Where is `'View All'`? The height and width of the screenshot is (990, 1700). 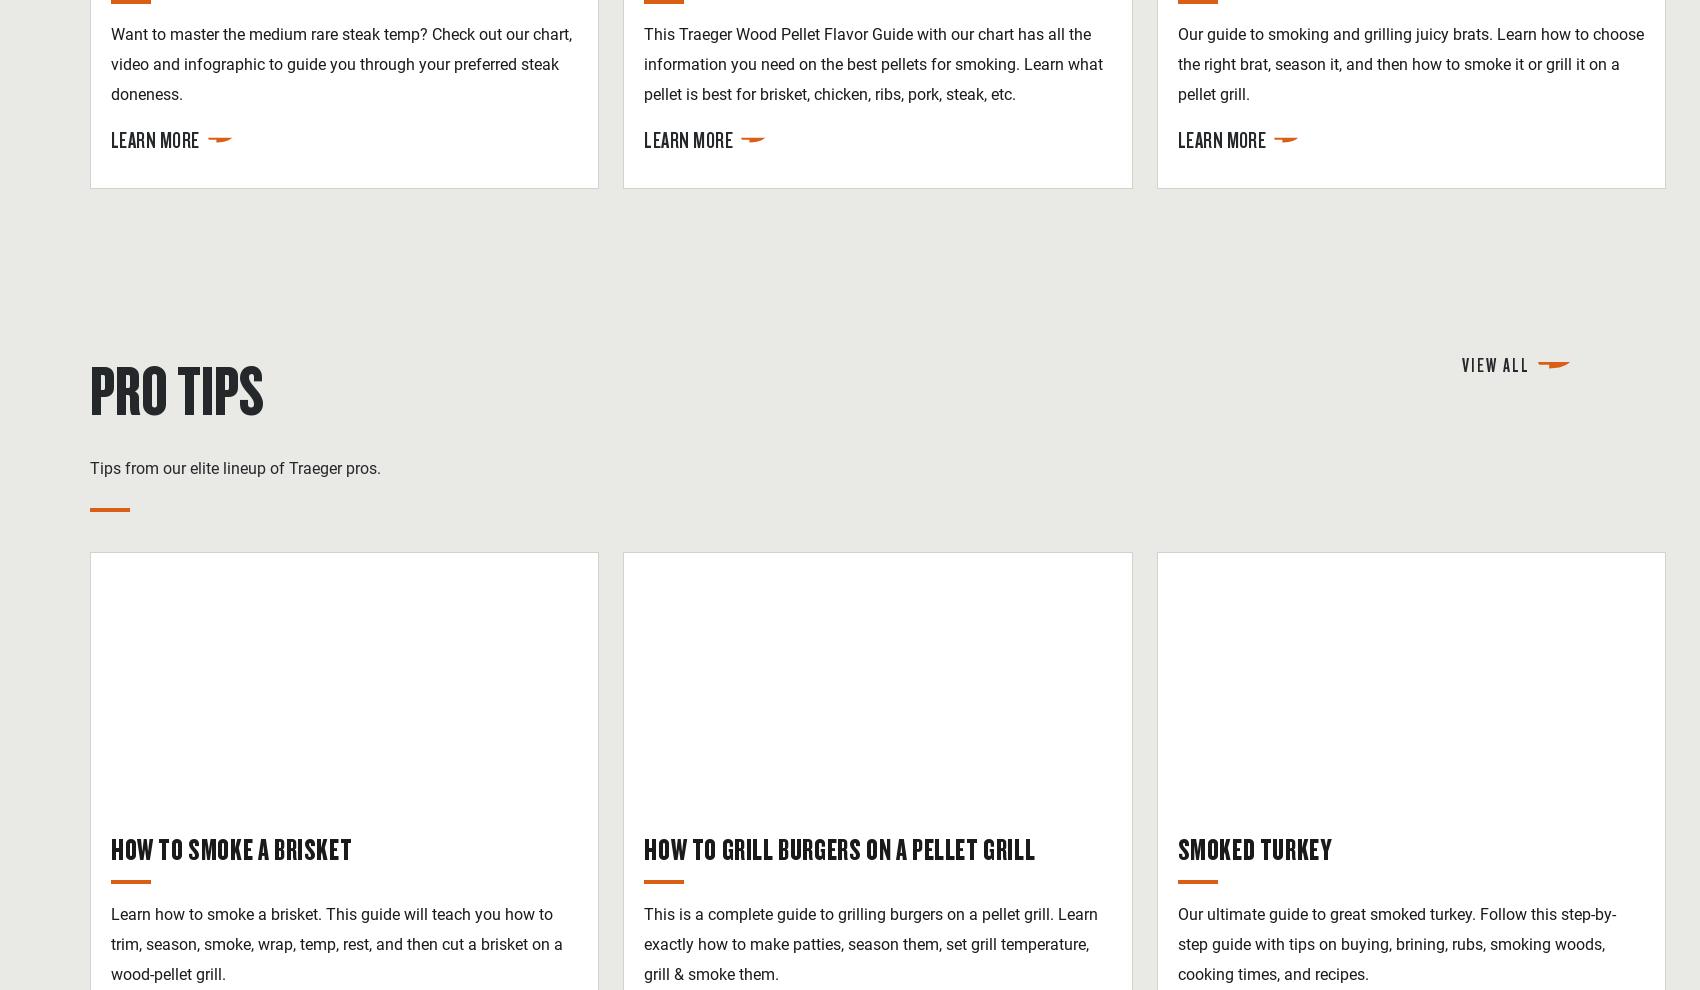 'View All' is located at coordinates (1496, 365).